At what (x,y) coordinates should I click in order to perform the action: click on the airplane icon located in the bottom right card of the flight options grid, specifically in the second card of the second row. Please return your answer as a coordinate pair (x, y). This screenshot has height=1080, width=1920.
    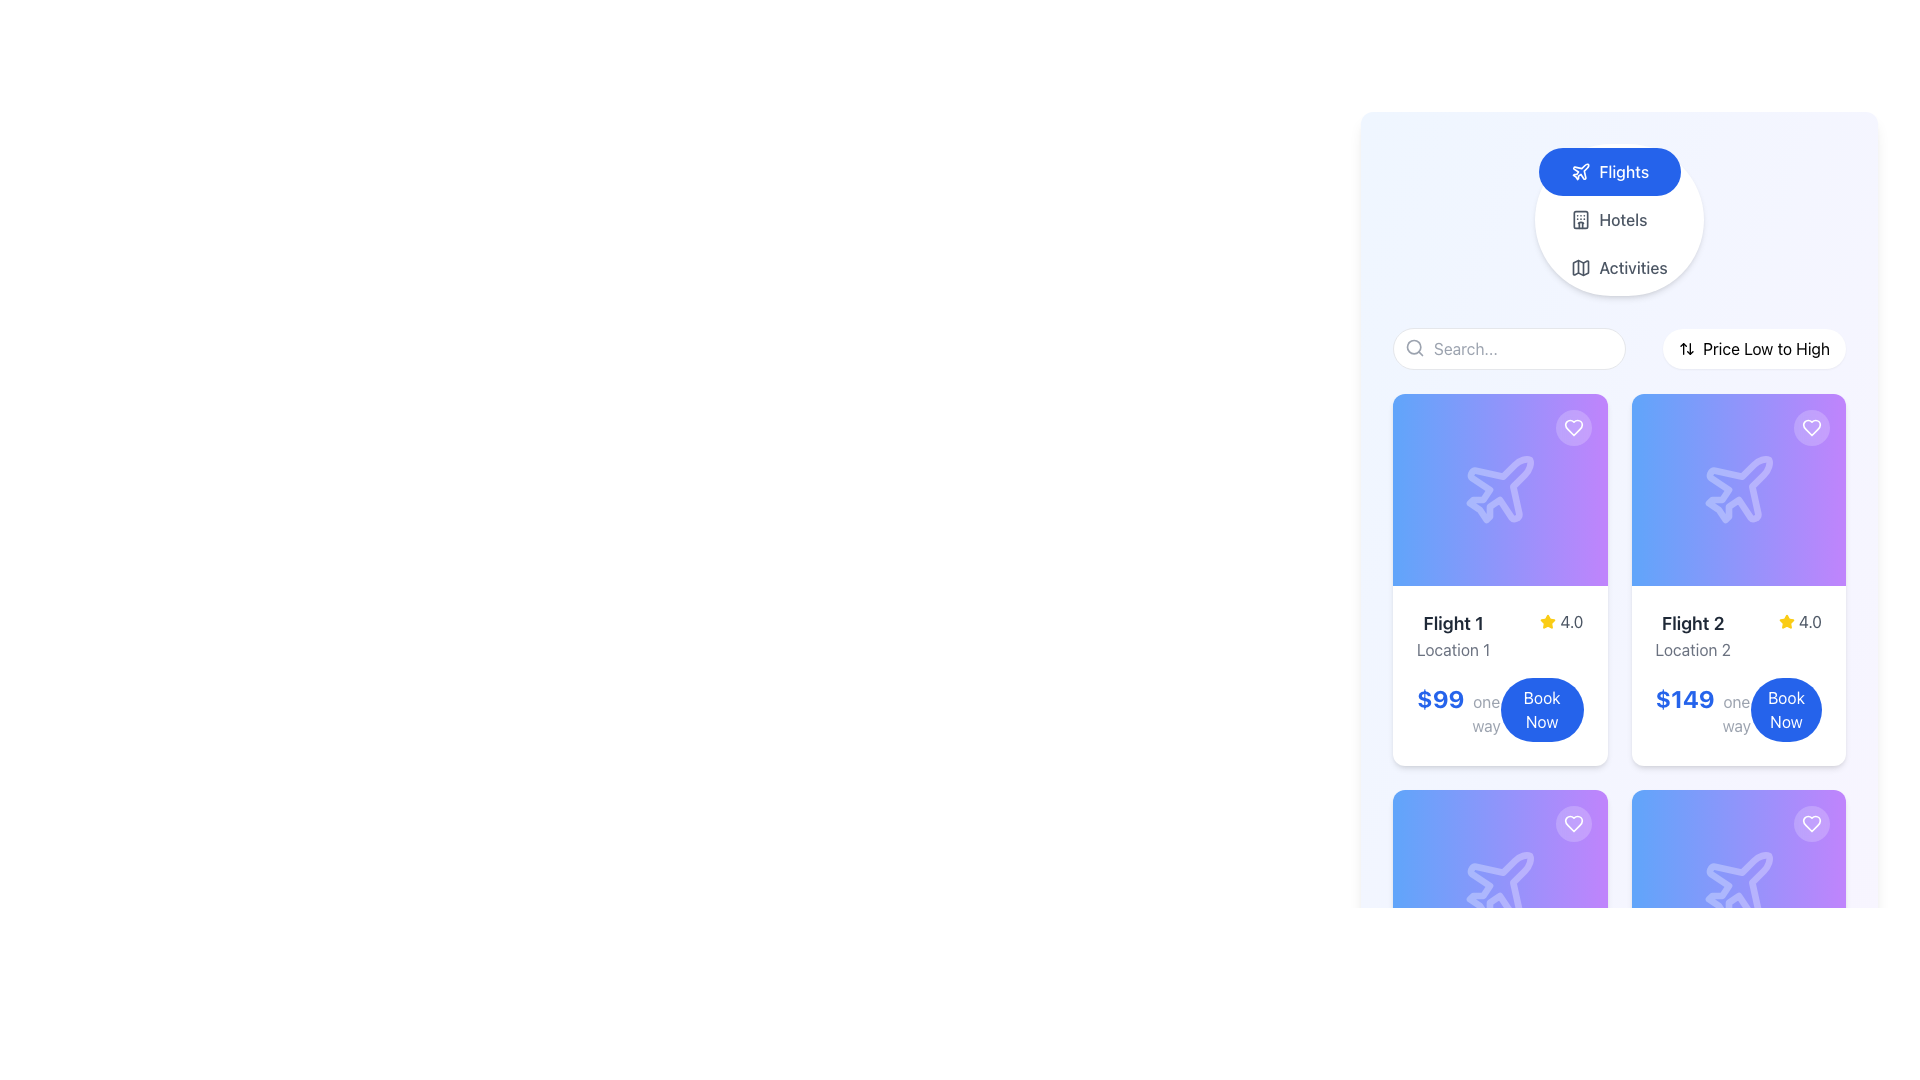
    Looking at the image, I should click on (1738, 884).